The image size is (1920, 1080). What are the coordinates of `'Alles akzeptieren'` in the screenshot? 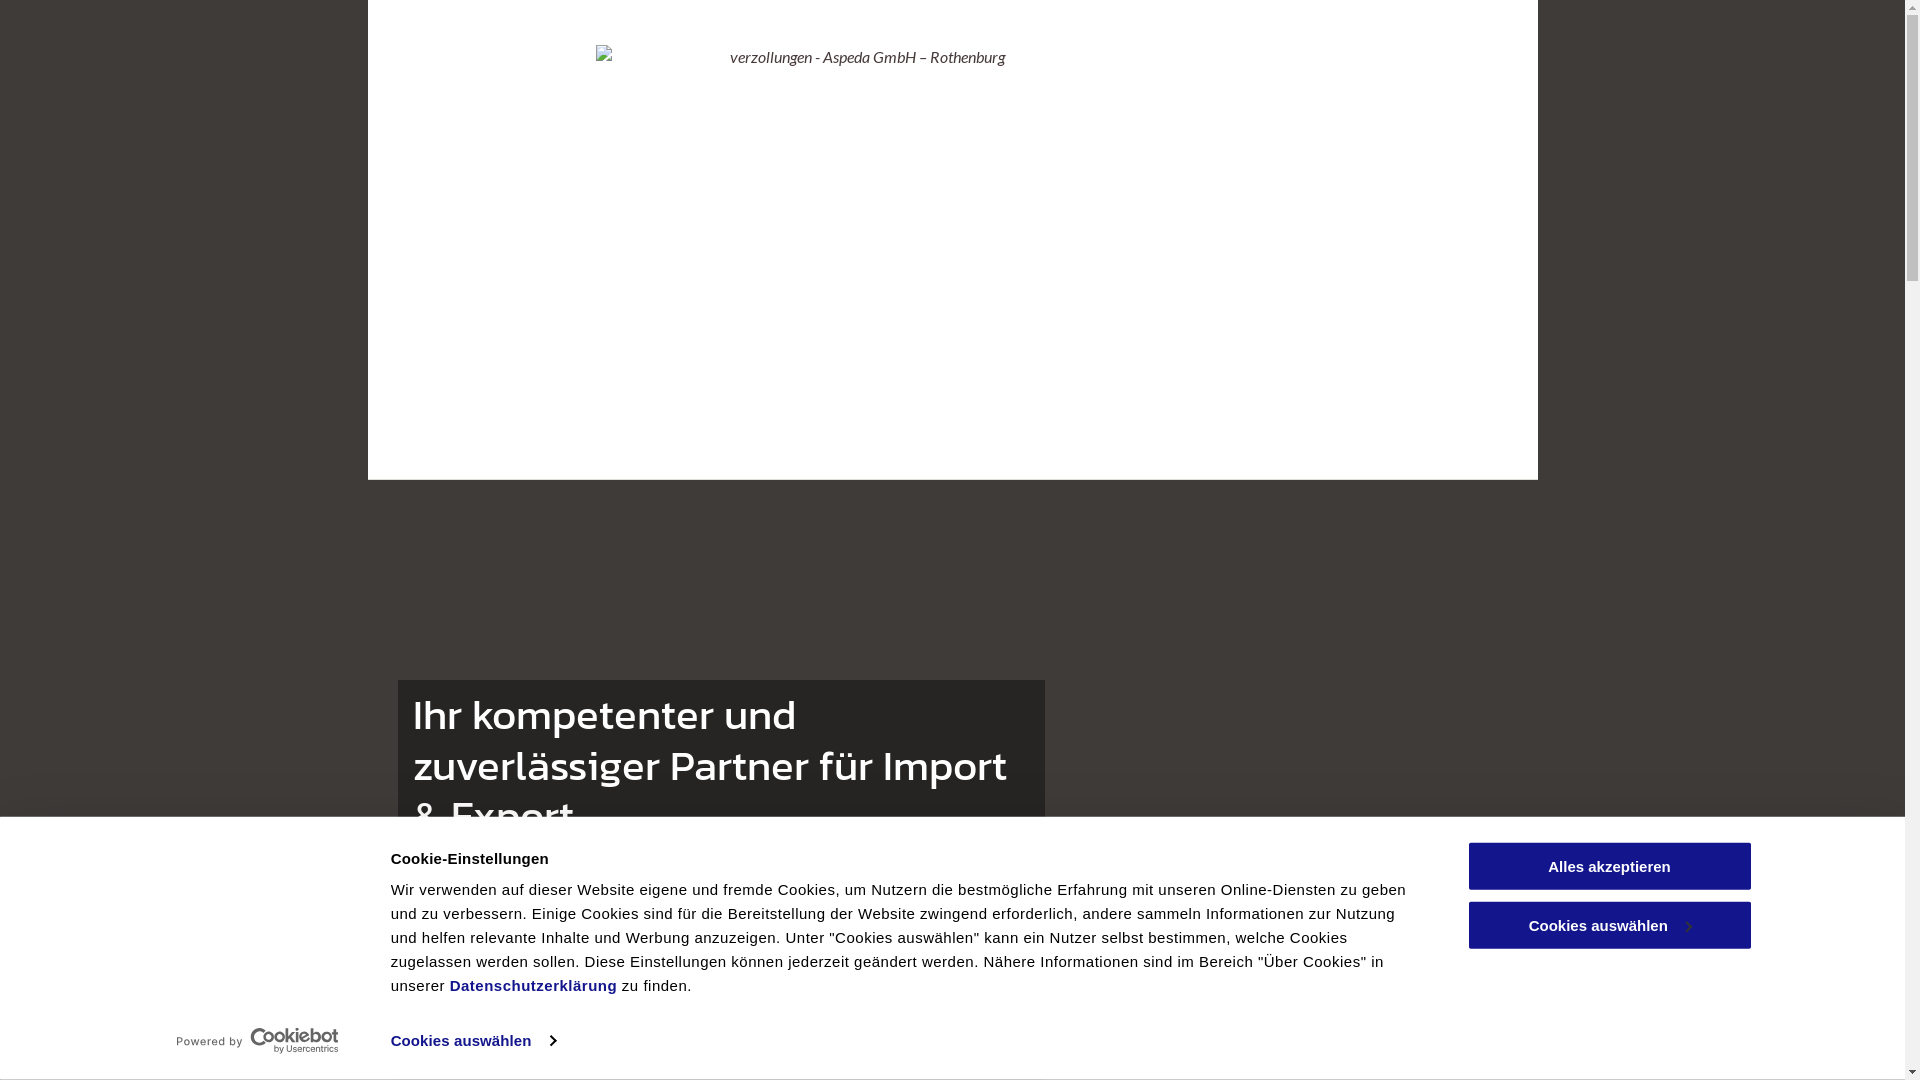 It's located at (1608, 865).